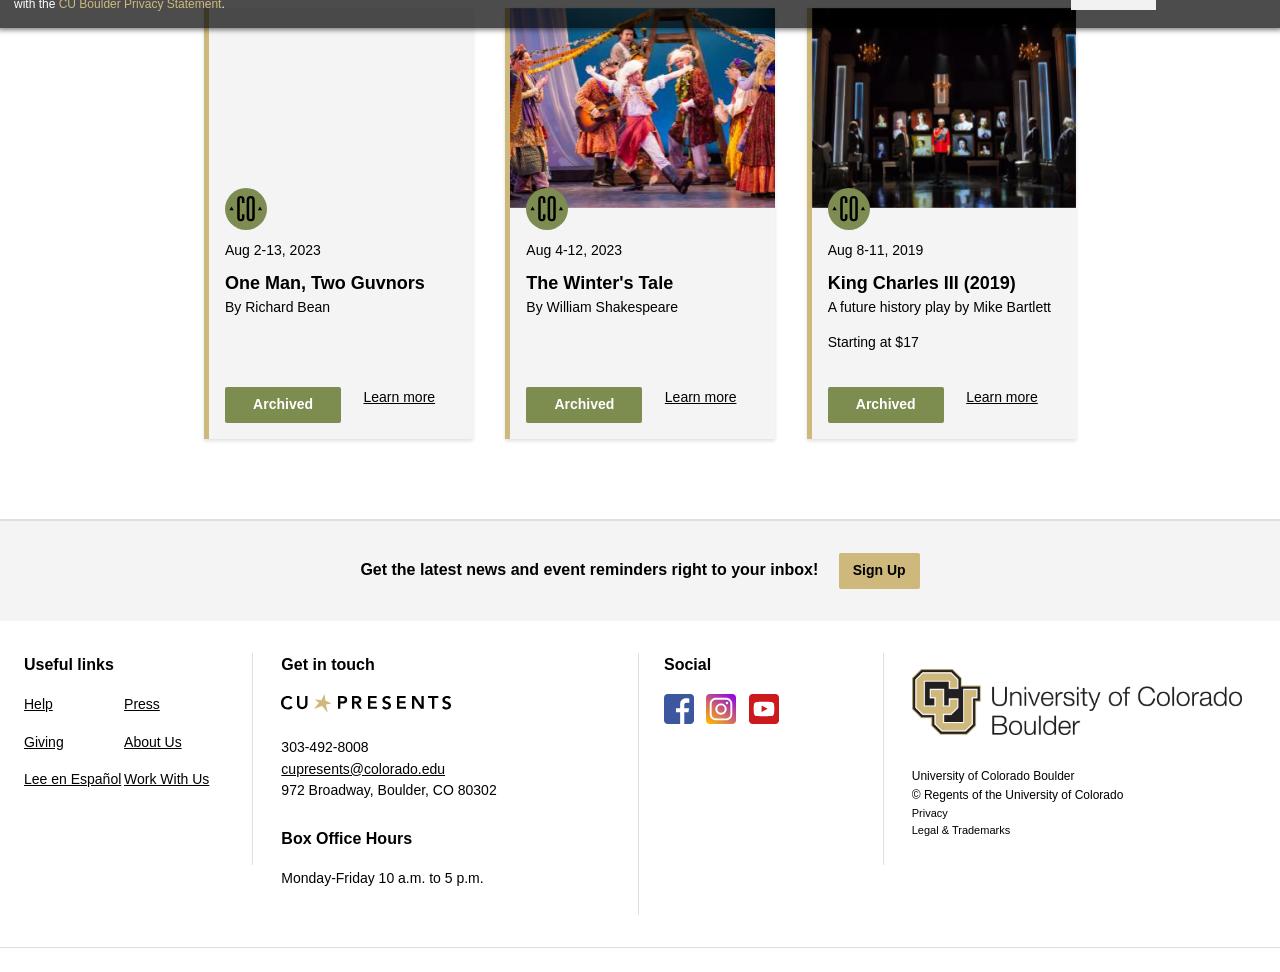 This screenshot has width=1280, height=972. What do you see at coordinates (23, 663) in the screenshot?
I see `'Useful links'` at bounding box center [23, 663].